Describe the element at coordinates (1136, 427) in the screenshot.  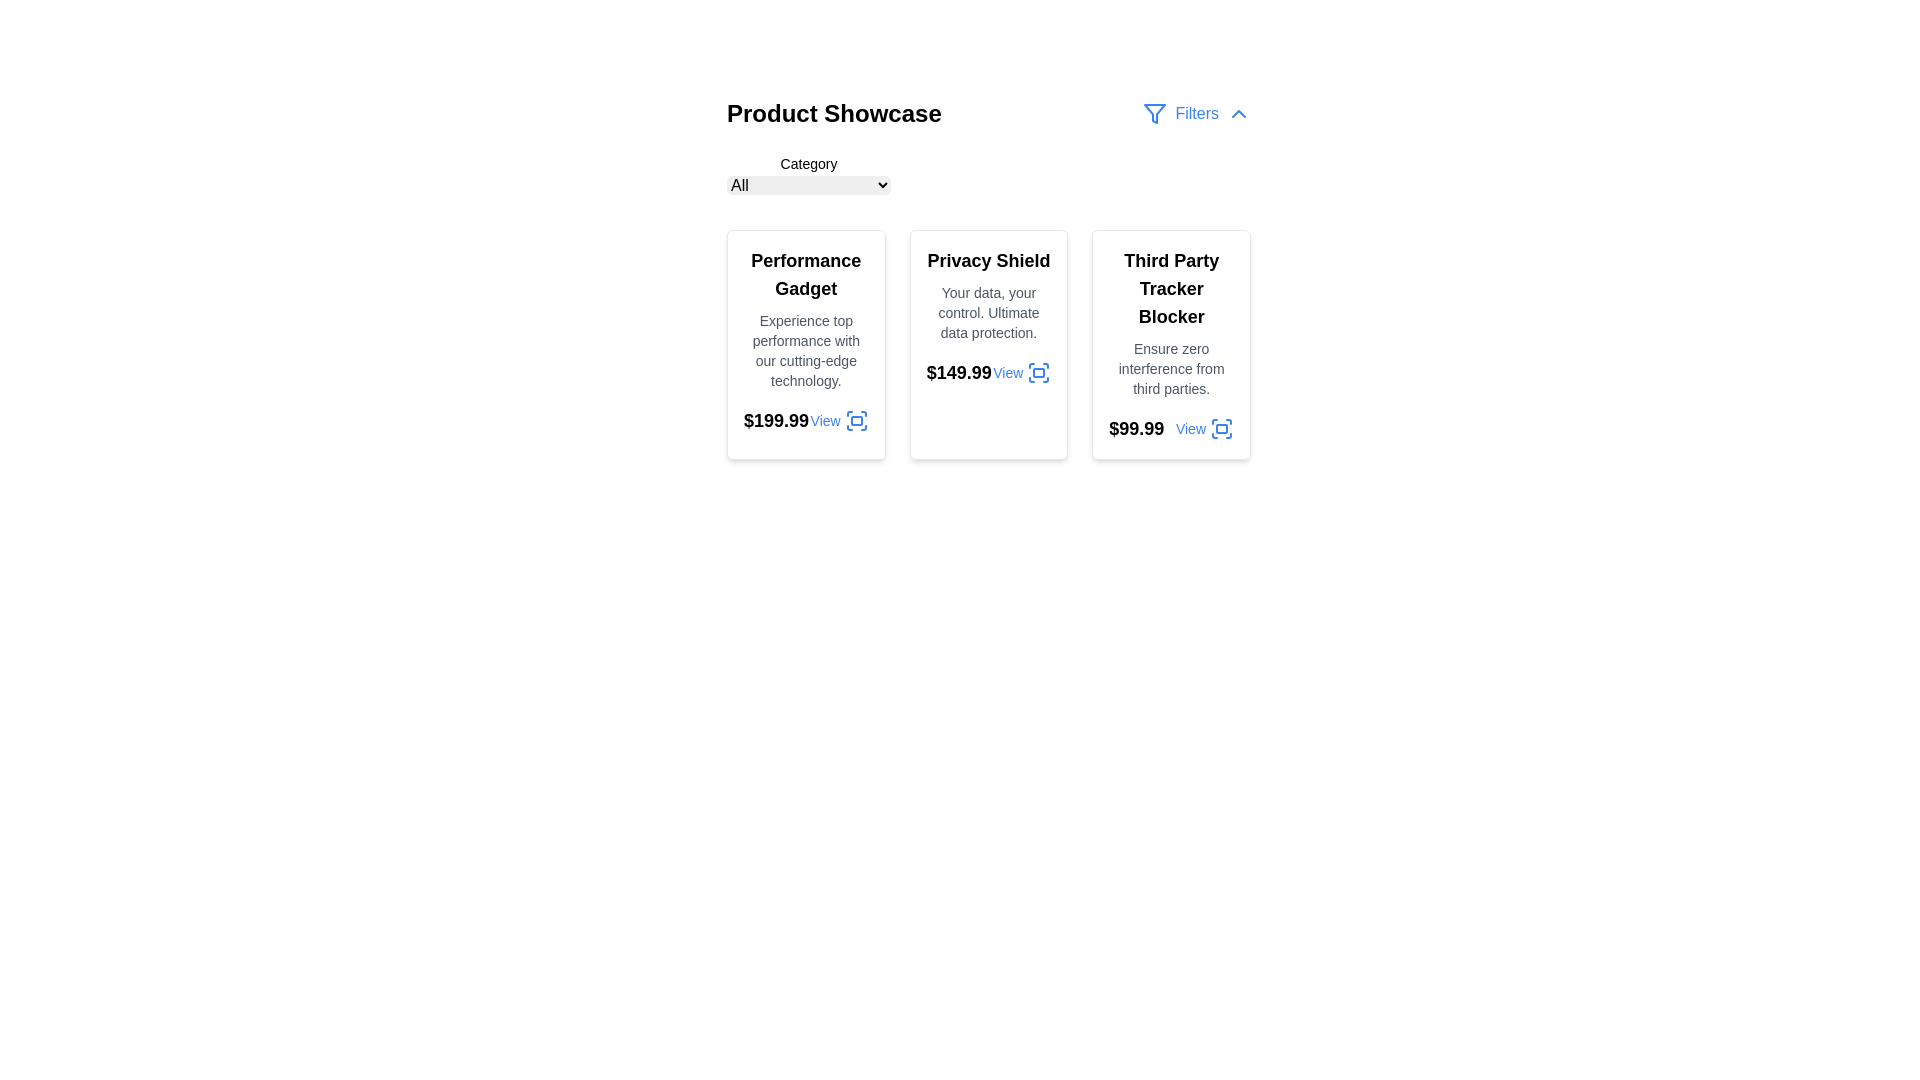
I see `the price display element located in the bottom-right corner of the 'Third Party Tracker Blocker' card, which is the rightmost card in a row of three cards` at that location.